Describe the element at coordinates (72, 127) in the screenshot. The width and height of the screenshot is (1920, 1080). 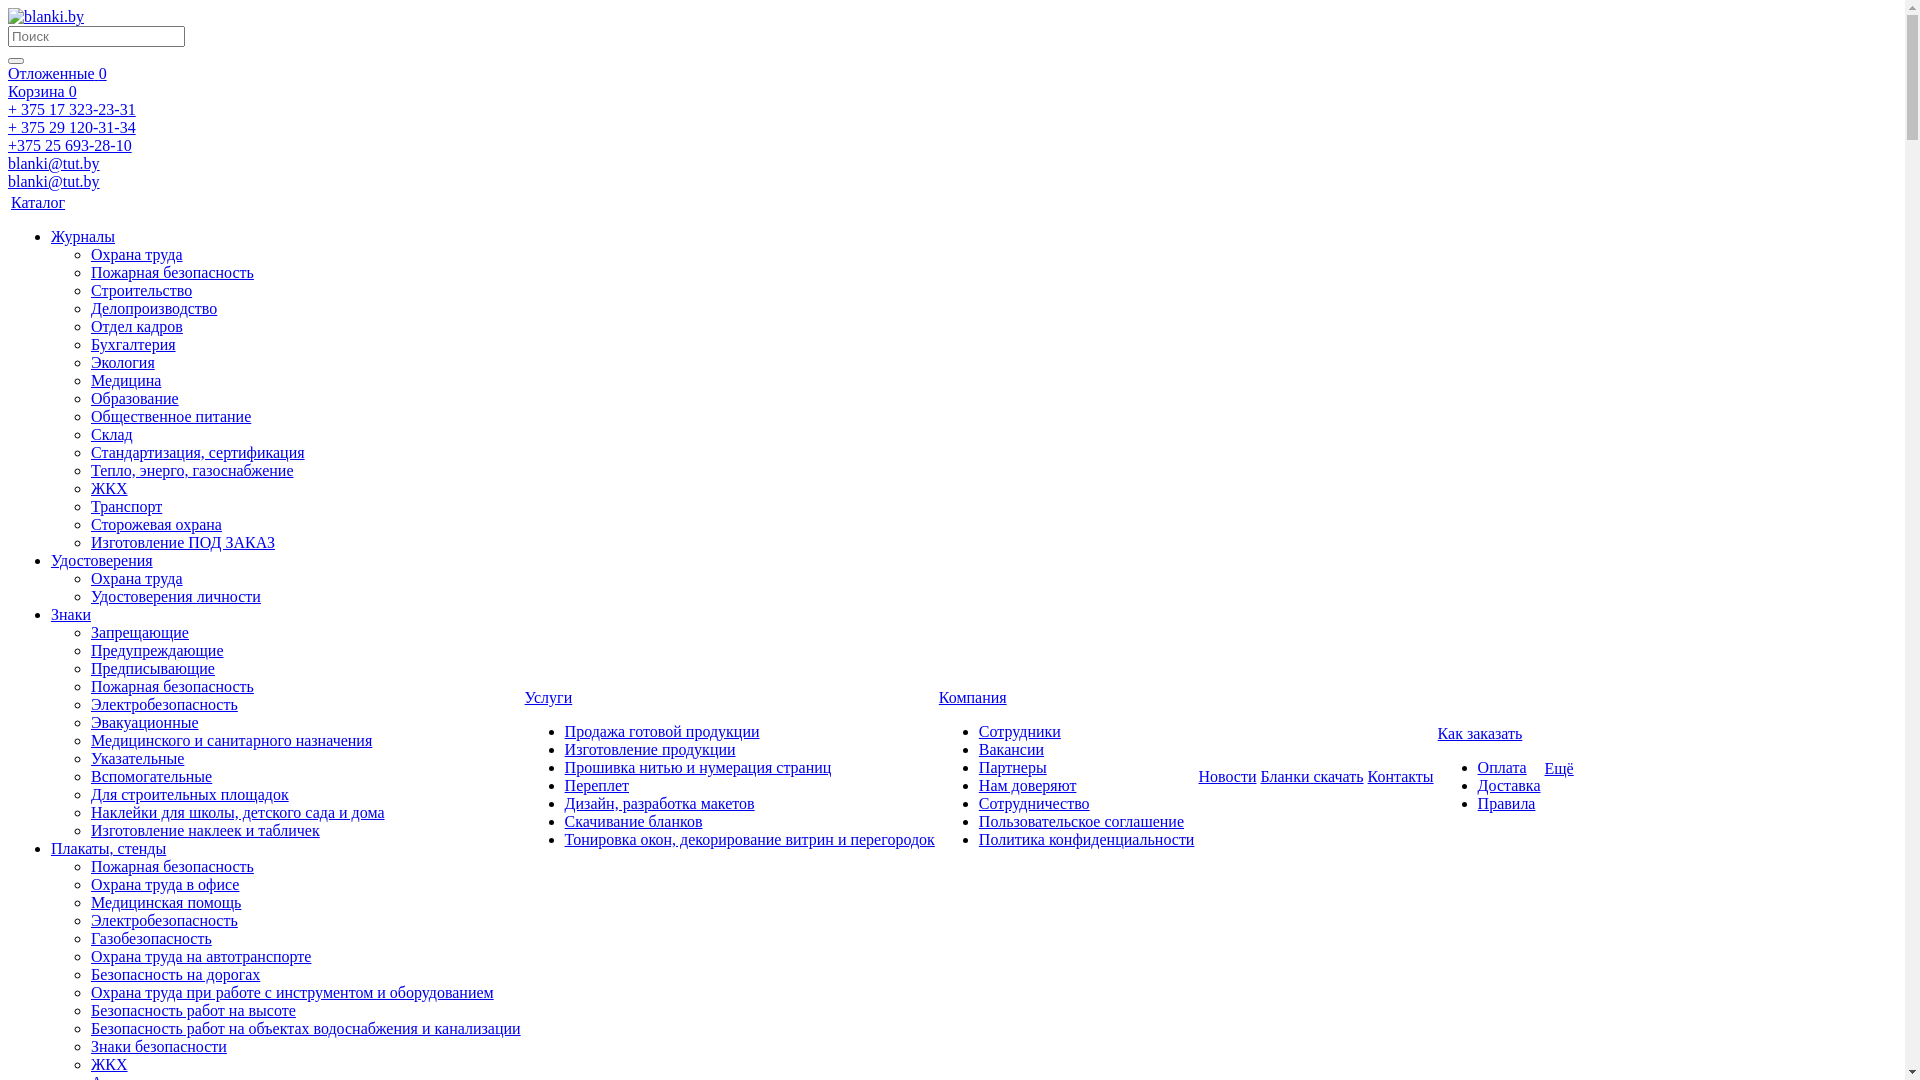
I see `'+ 375 29 120-31-34'` at that location.